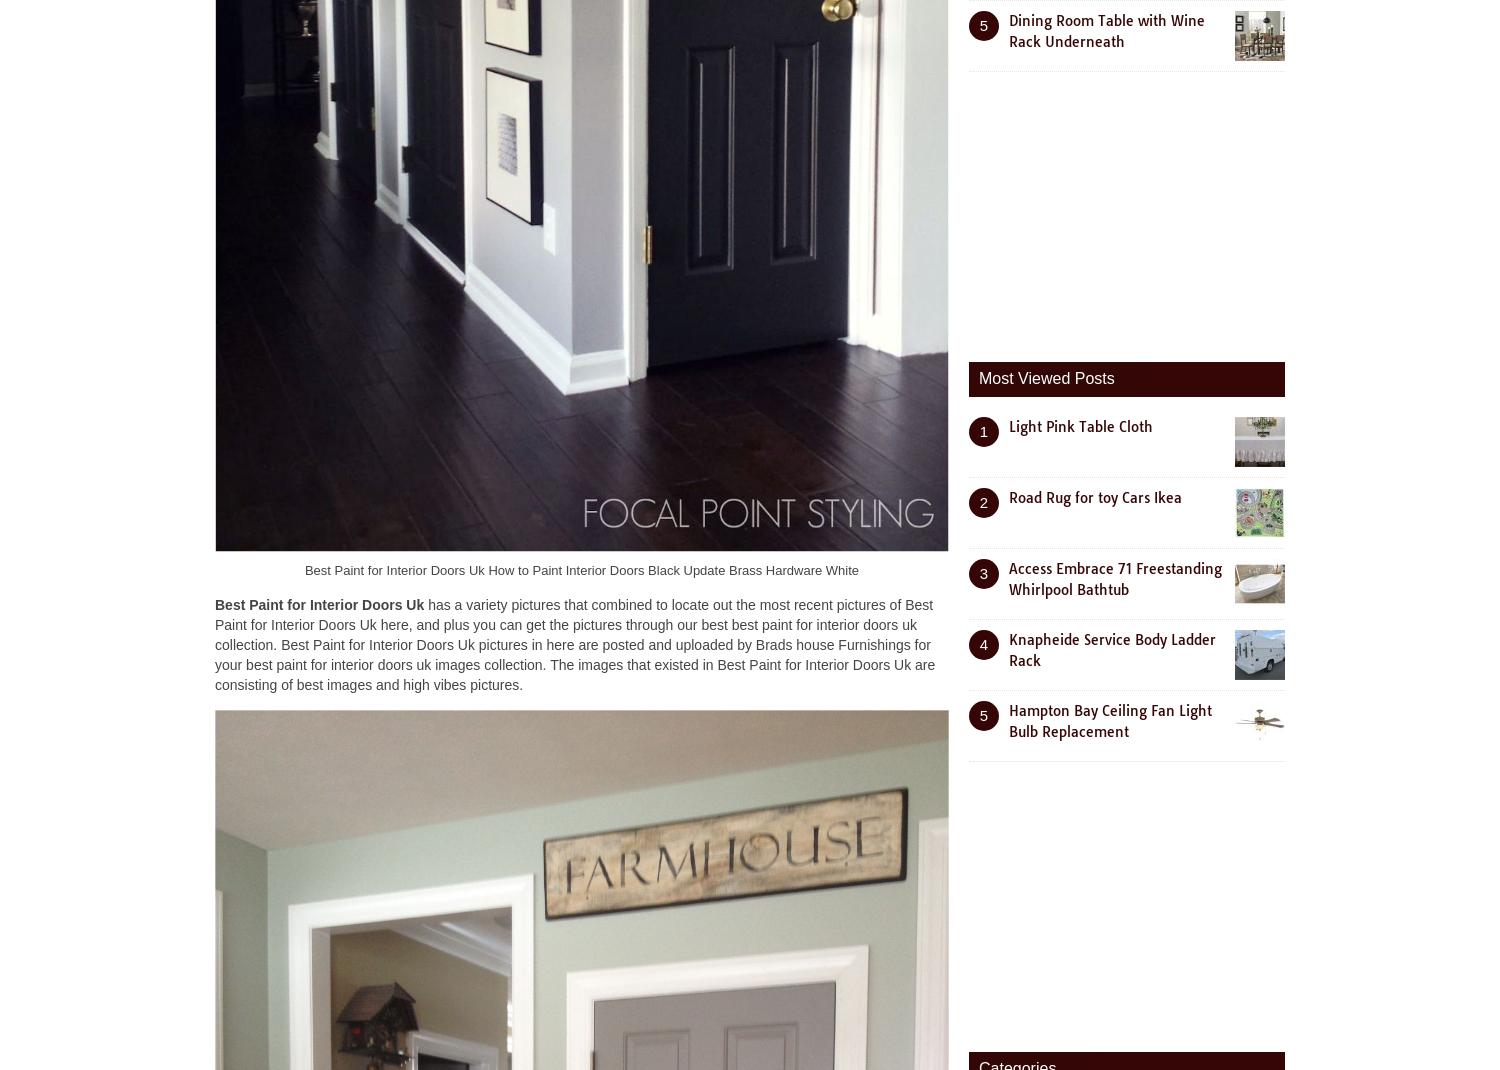 This screenshot has height=1070, width=1500. Describe the element at coordinates (1094, 497) in the screenshot. I see `'Road Rug for toy Cars Ikea'` at that location.